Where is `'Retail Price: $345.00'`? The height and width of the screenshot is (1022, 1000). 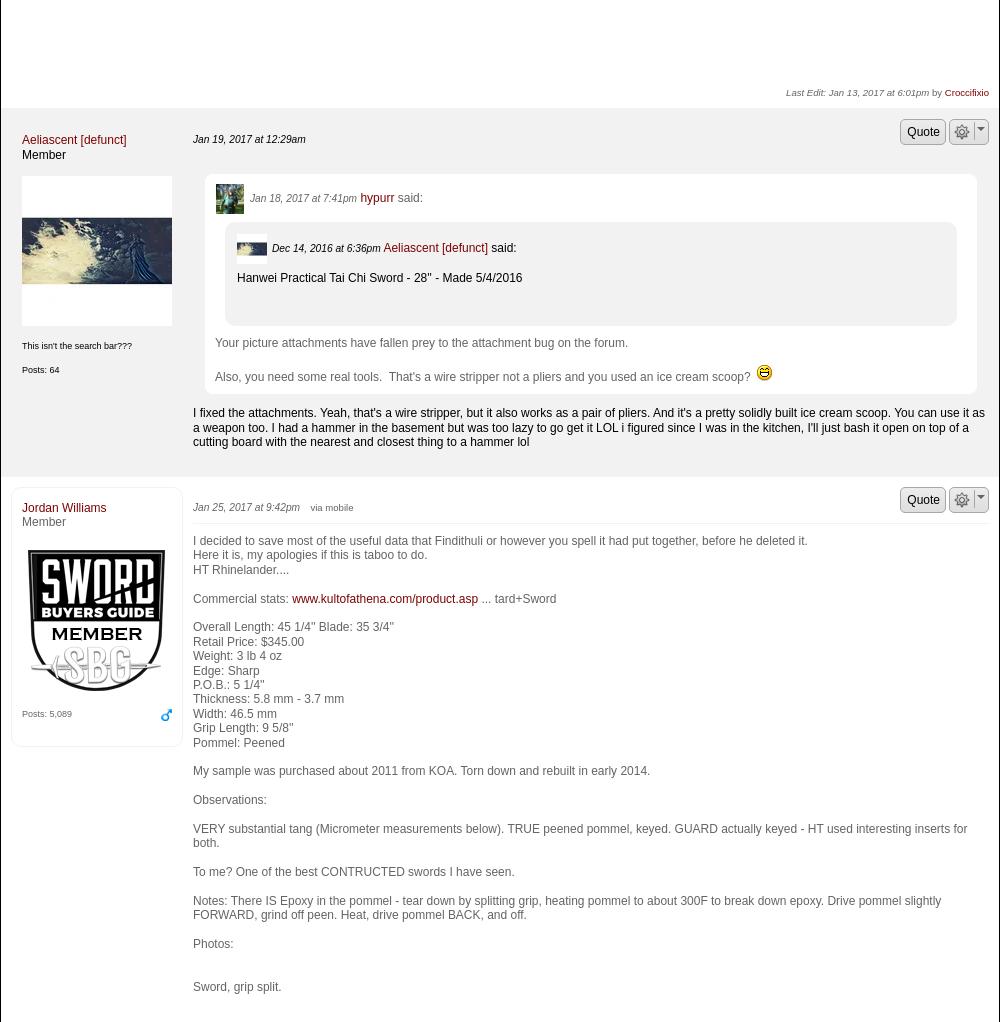
'Retail Price: $345.00' is located at coordinates (247, 640).